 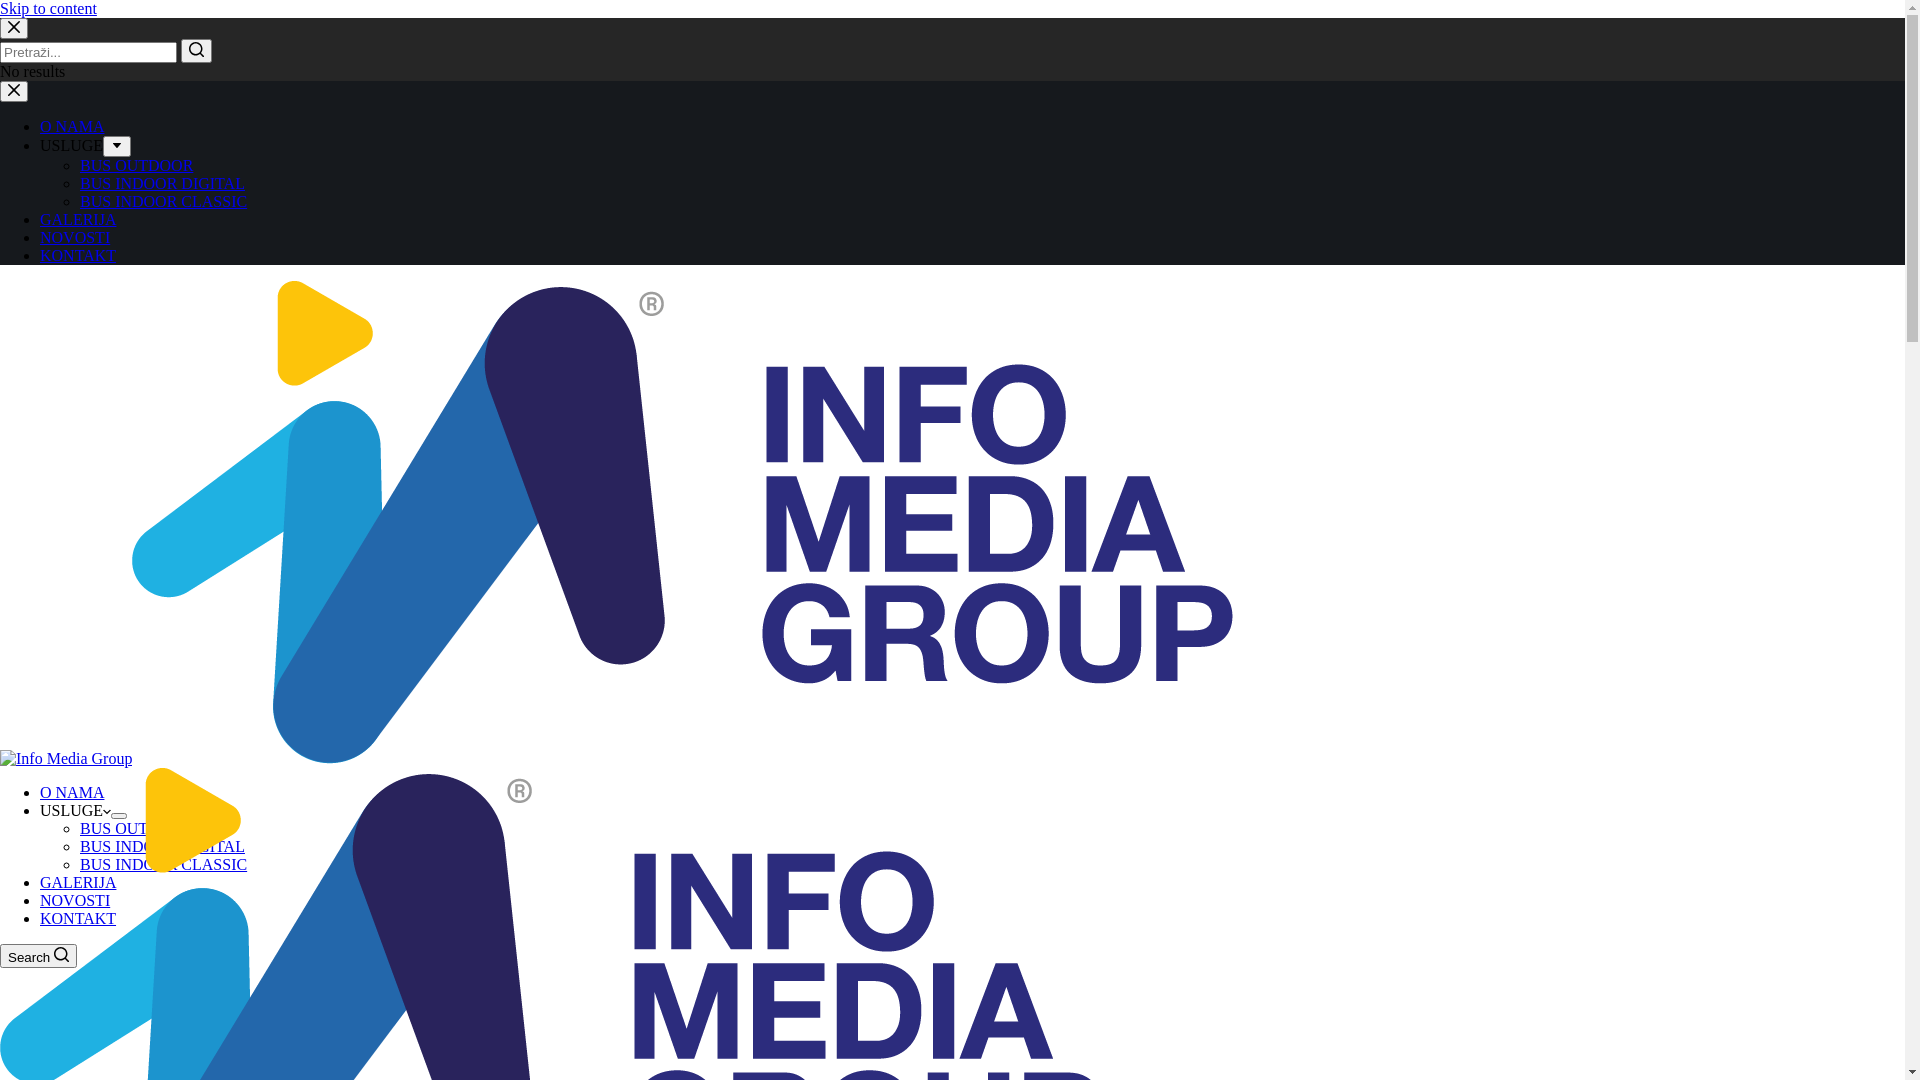 I want to click on 'USLUGE', so click(x=71, y=144).